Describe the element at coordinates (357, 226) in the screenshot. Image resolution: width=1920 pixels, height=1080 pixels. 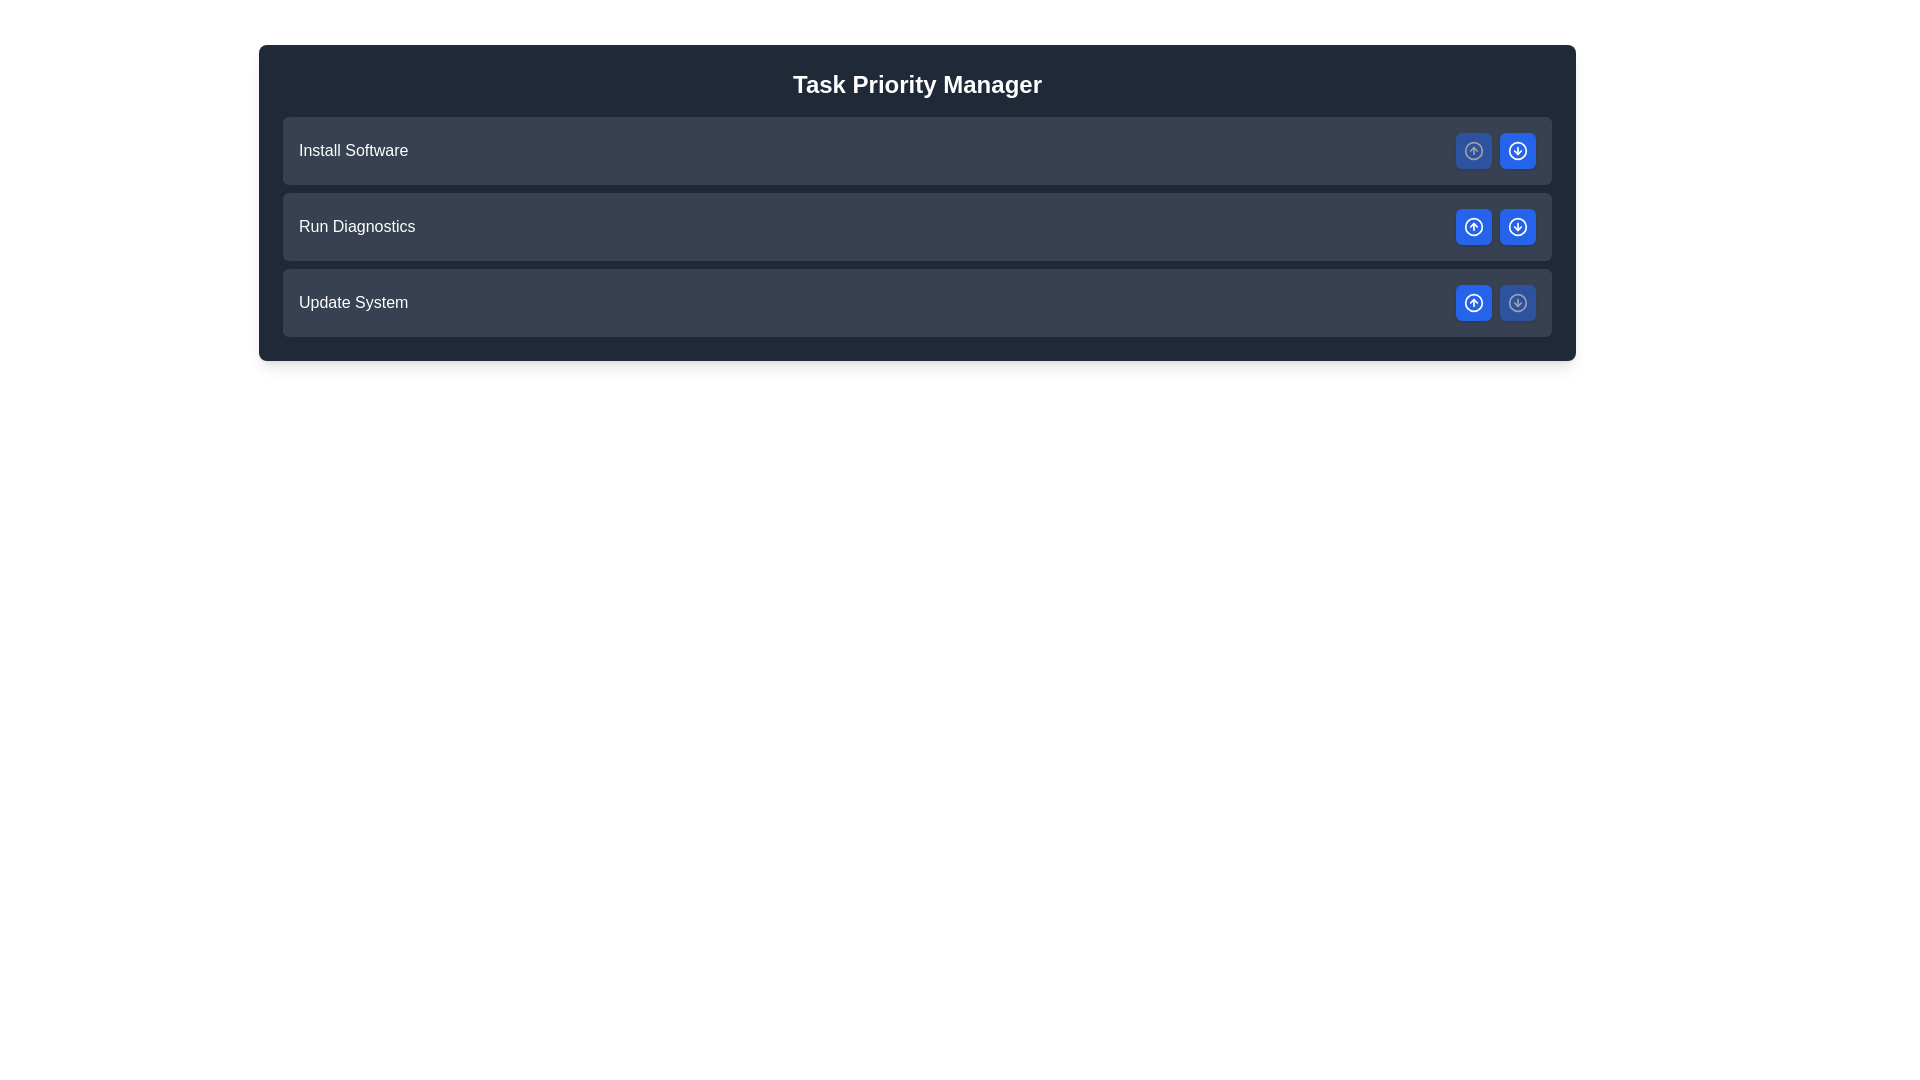
I see `the 'Run Diagnostics' label, which is a text label with a gray background and white text, located in the middle row of a vertical list of three entries` at that location.